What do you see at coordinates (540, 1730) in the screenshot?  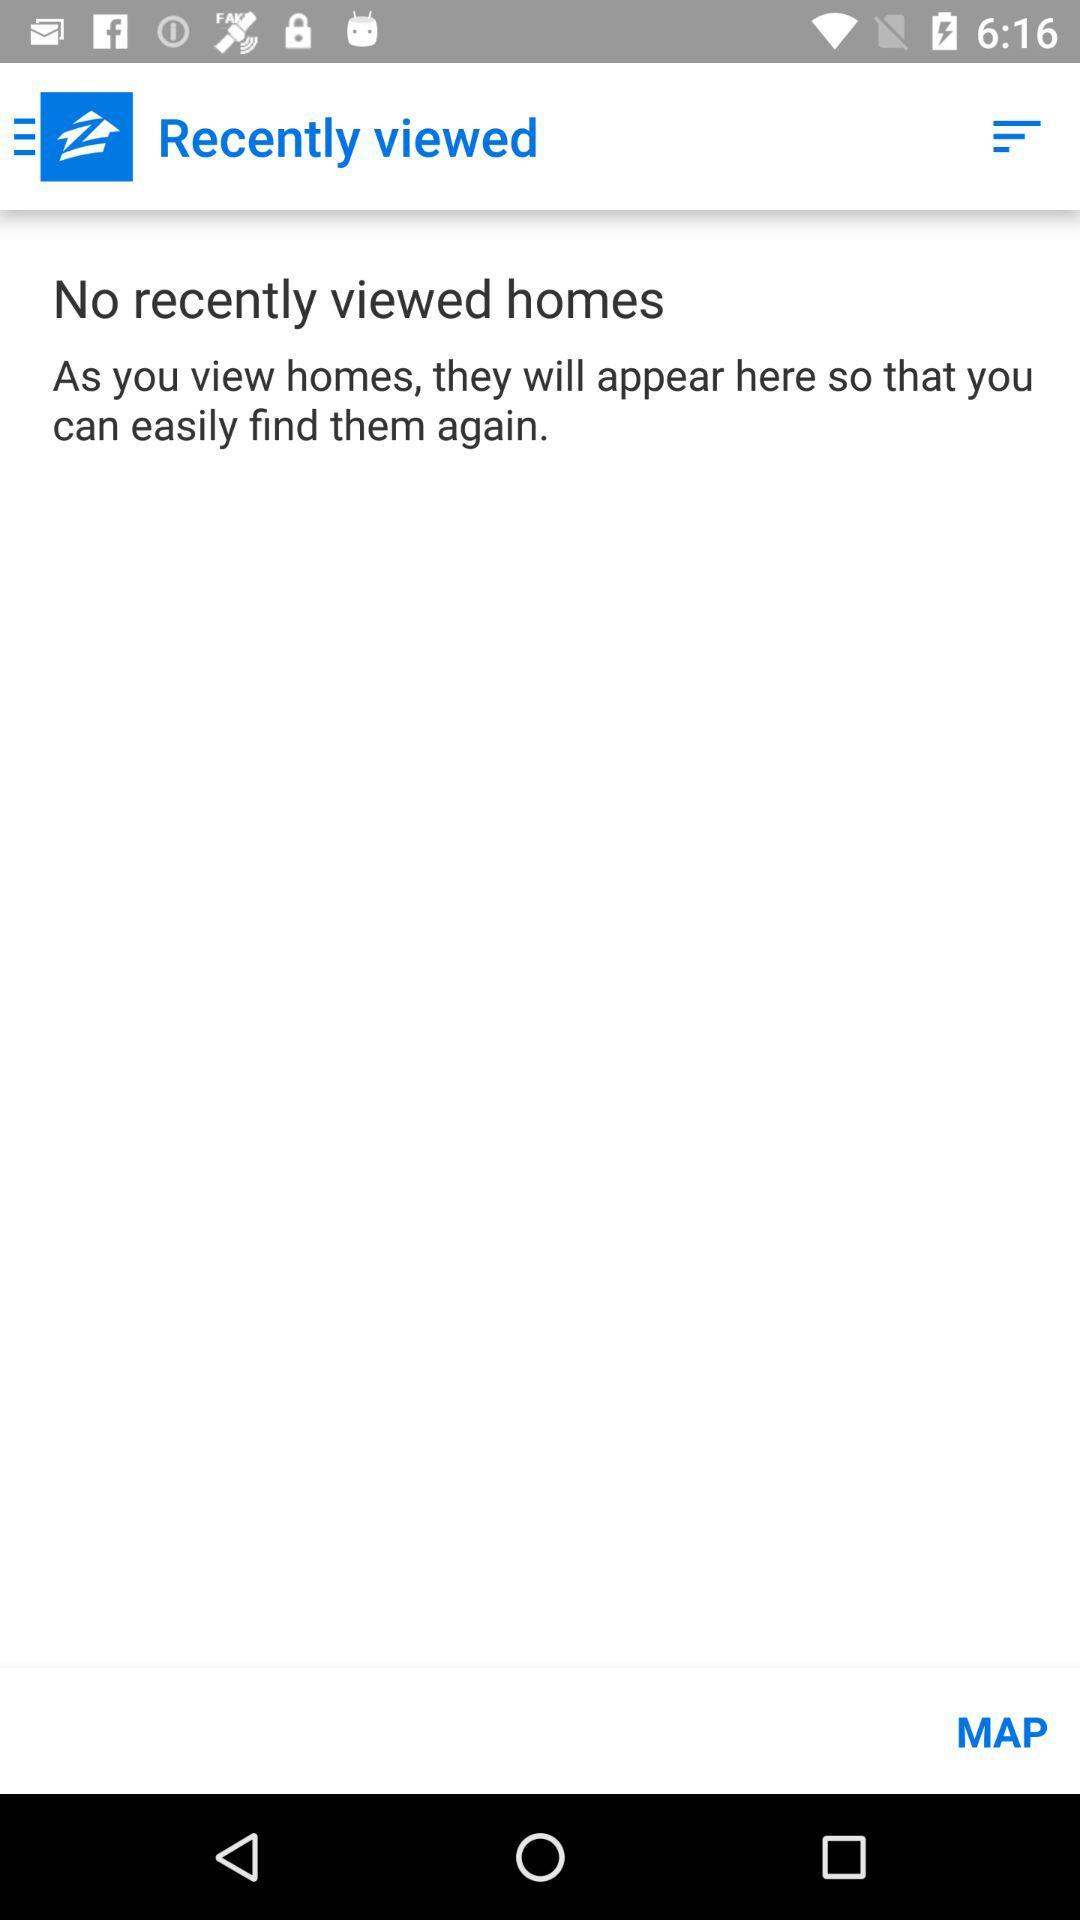 I see `the map icon` at bounding box center [540, 1730].